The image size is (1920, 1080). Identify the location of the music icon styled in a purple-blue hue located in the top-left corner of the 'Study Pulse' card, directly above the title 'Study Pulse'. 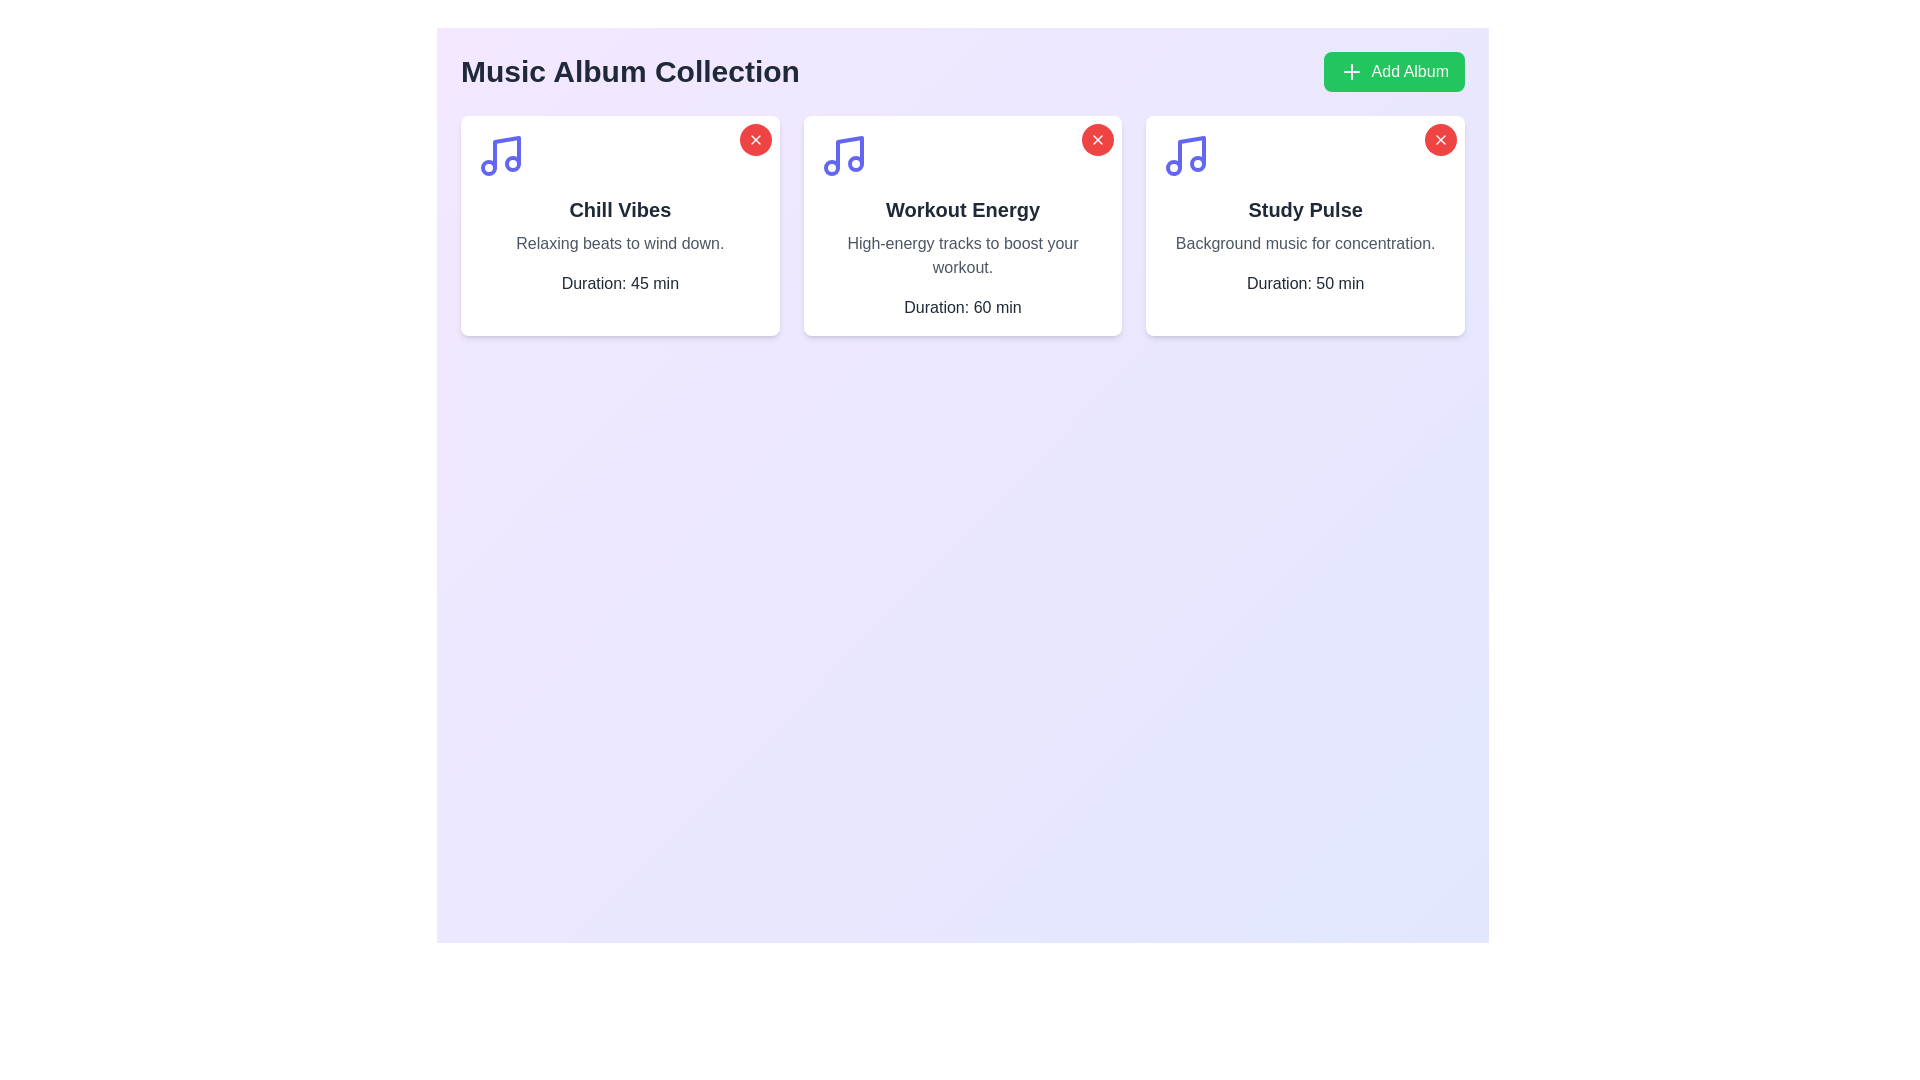
(1186, 154).